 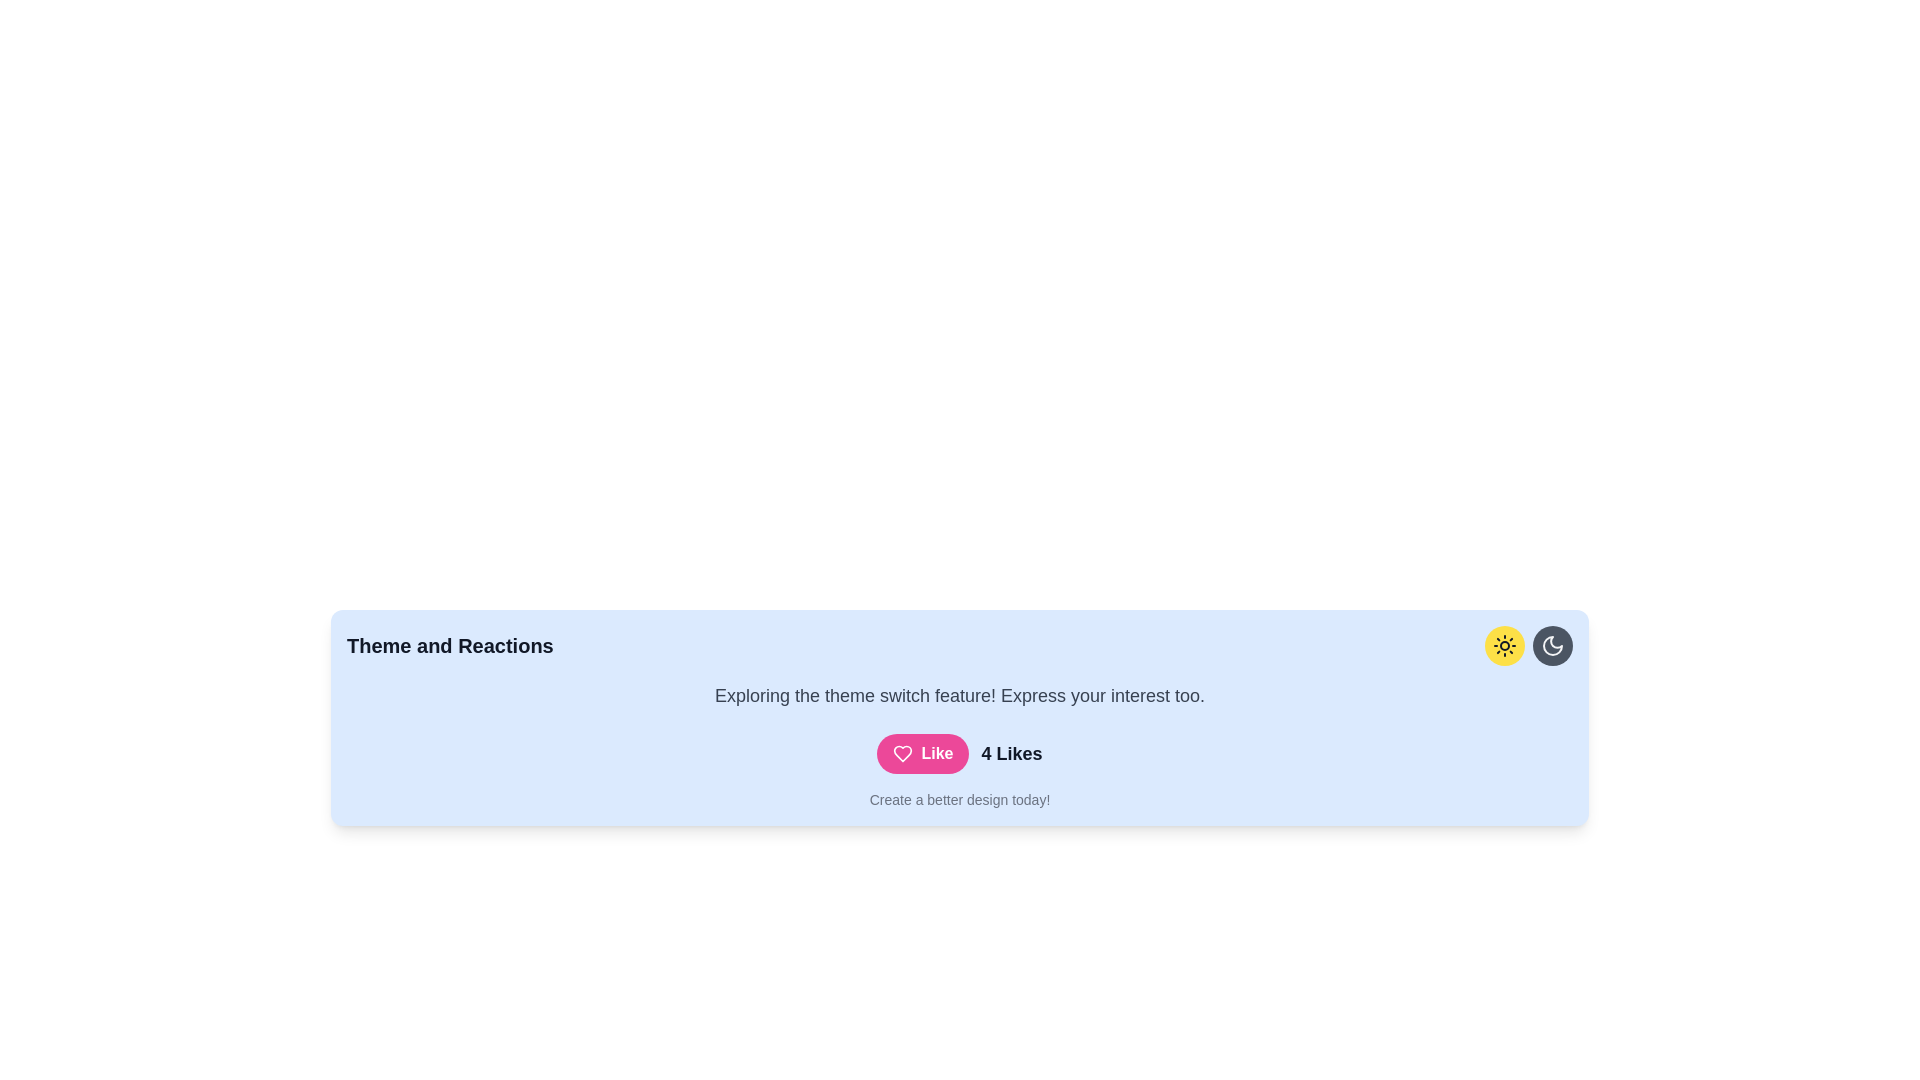 What do you see at coordinates (1528, 645) in the screenshot?
I see `the sun icon in the 'Theme and Reactions' section` at bounding box center [1528, 645].